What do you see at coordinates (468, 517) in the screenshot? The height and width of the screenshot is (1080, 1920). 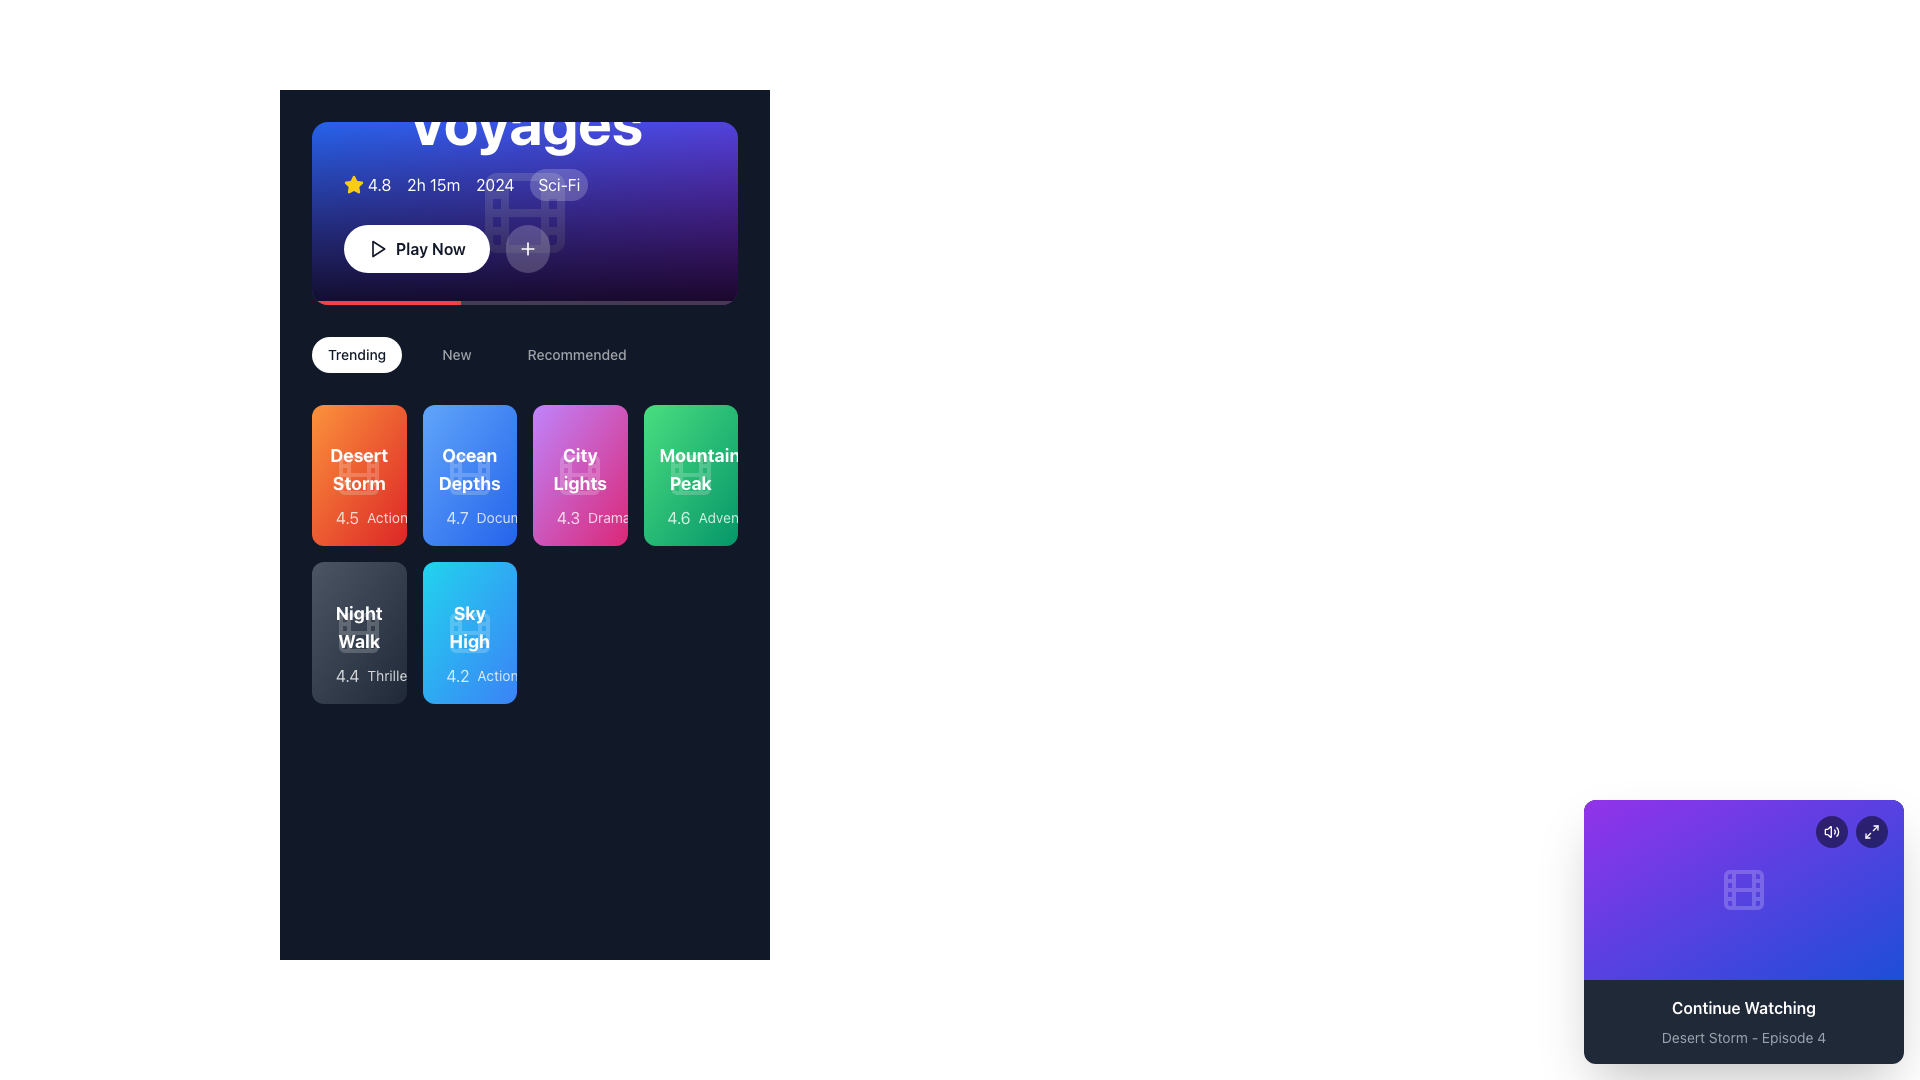 I see `the Information display row containing a yellow star icon and the text '4.7 Documentary', which is part of the 'Ocean Depths' card in the second column of the top row` at bounding box center [468, 517].